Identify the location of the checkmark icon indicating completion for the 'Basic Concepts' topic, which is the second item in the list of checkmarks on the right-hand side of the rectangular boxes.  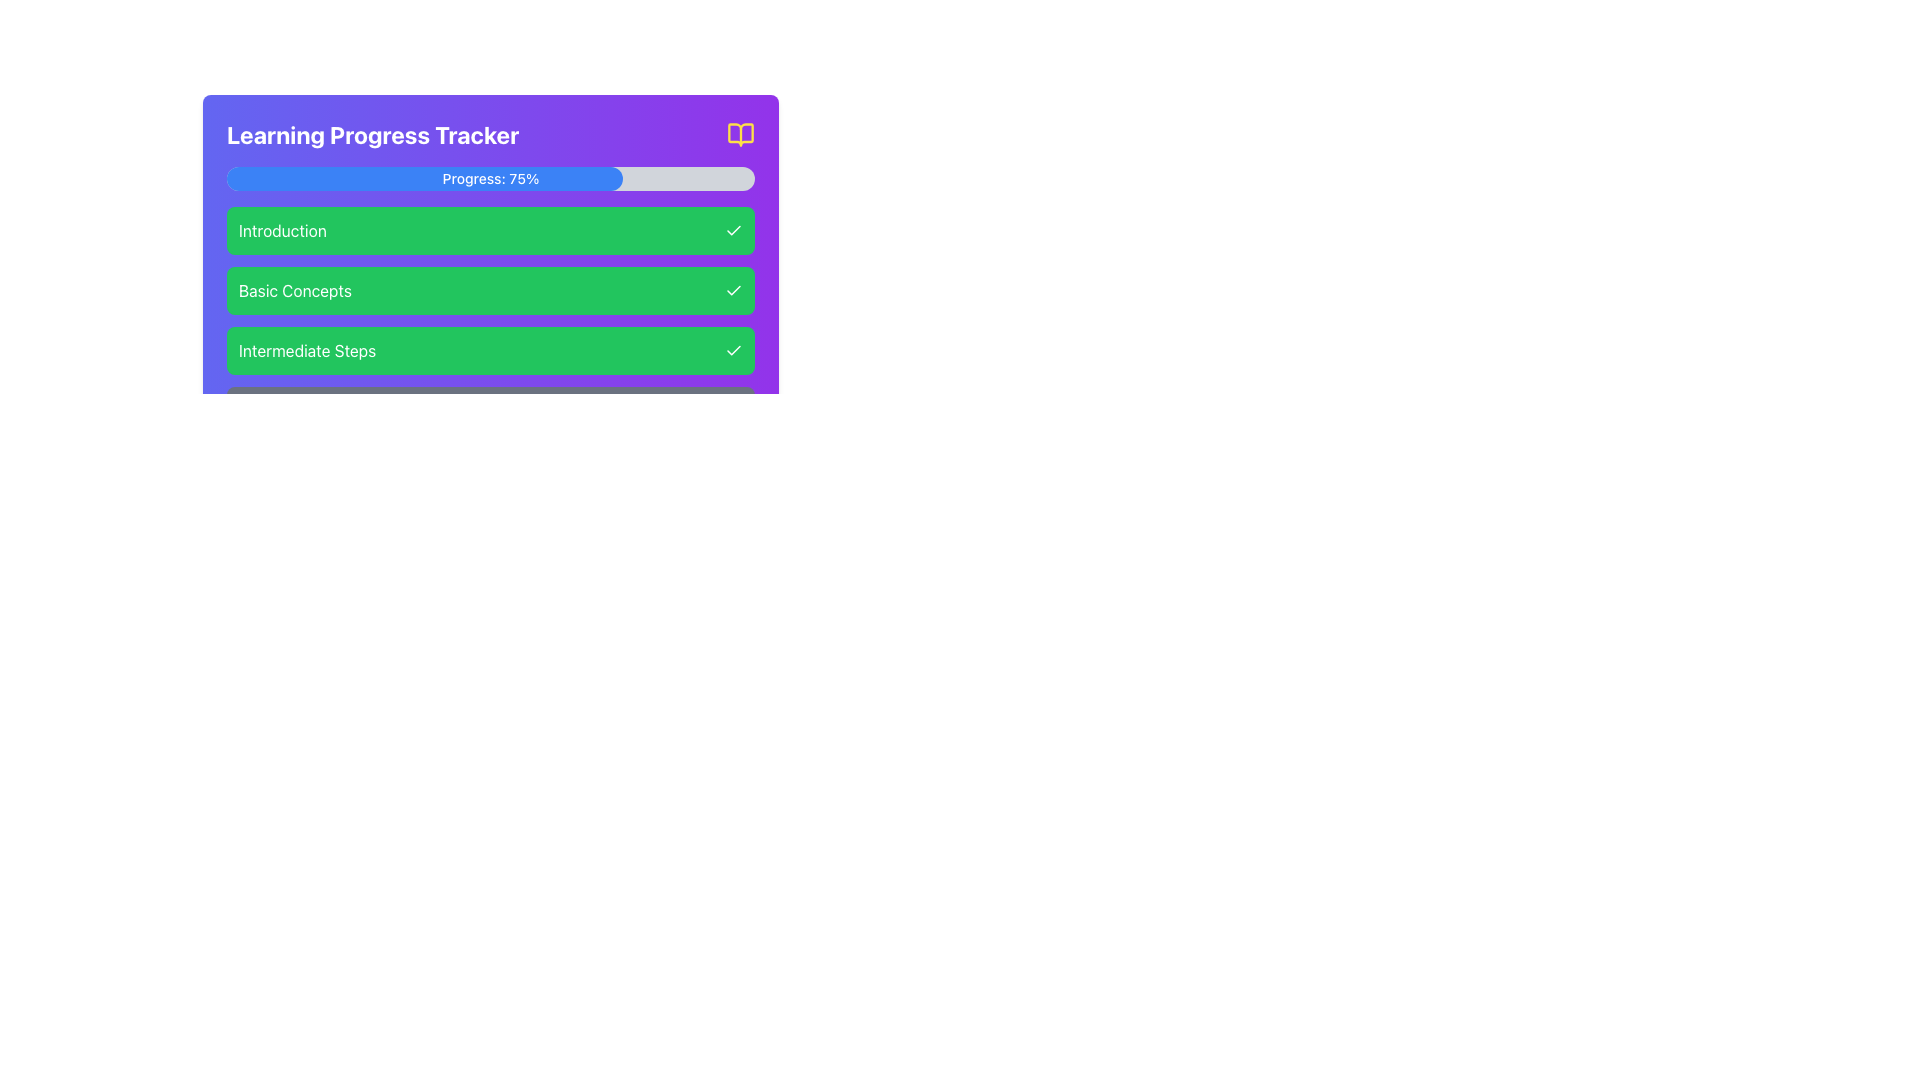
(733, 290).